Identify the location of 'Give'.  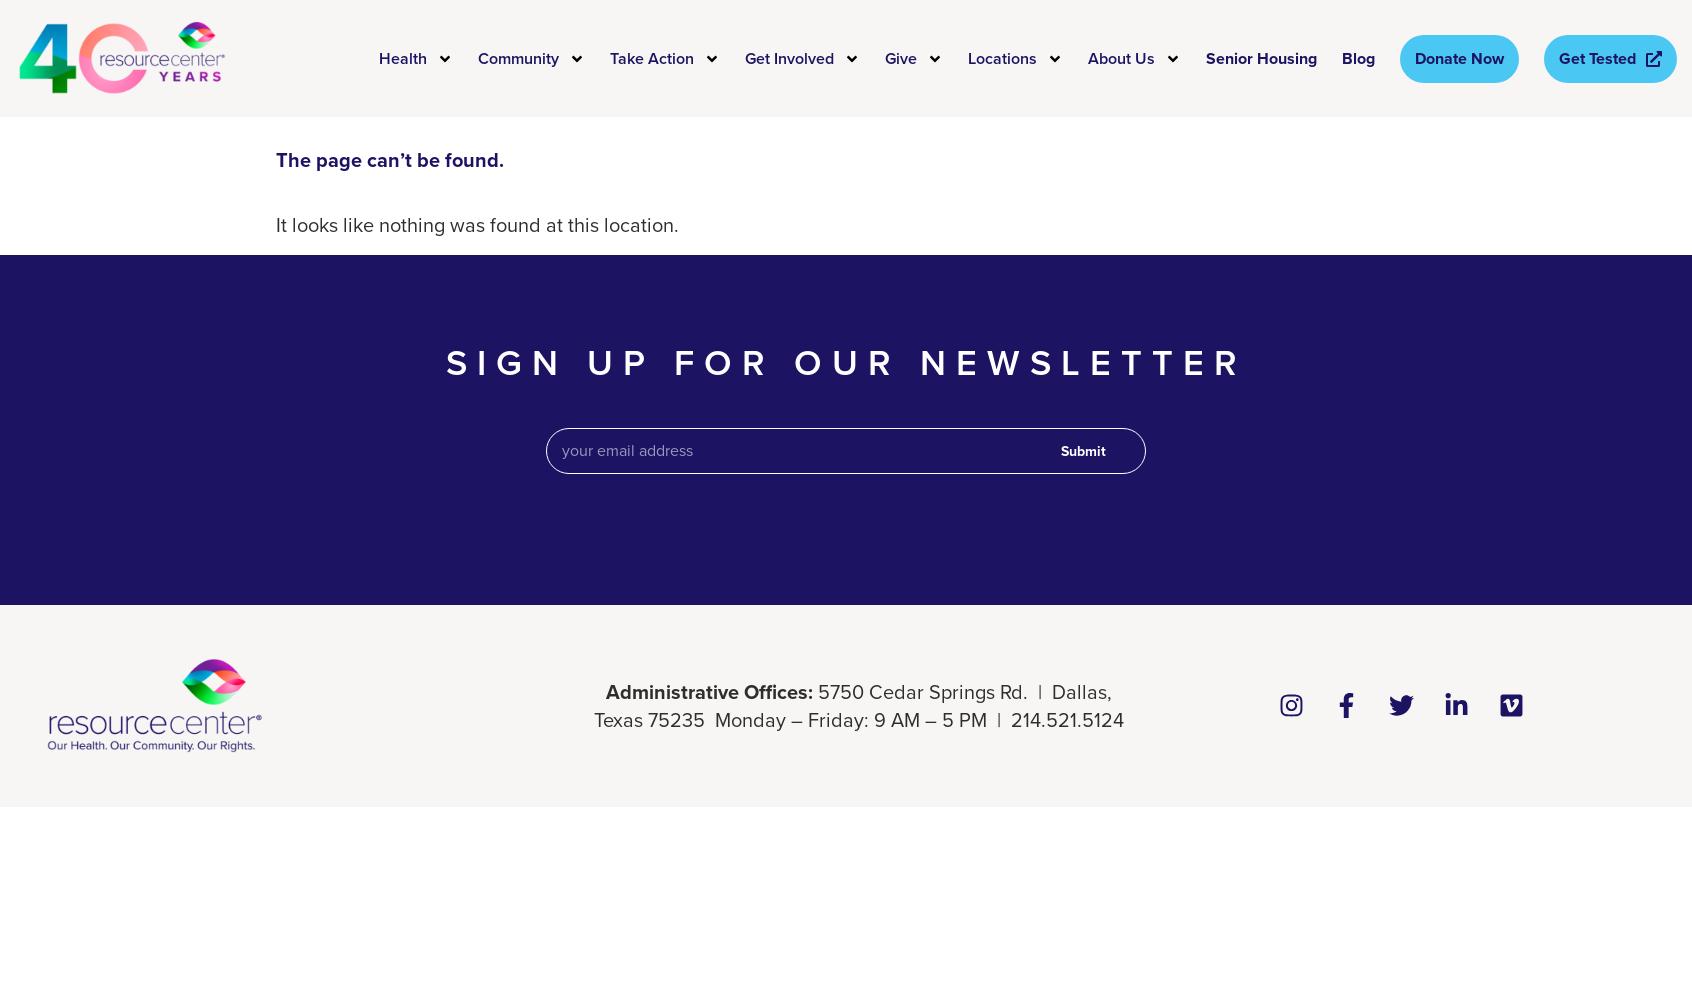
(899, 57).